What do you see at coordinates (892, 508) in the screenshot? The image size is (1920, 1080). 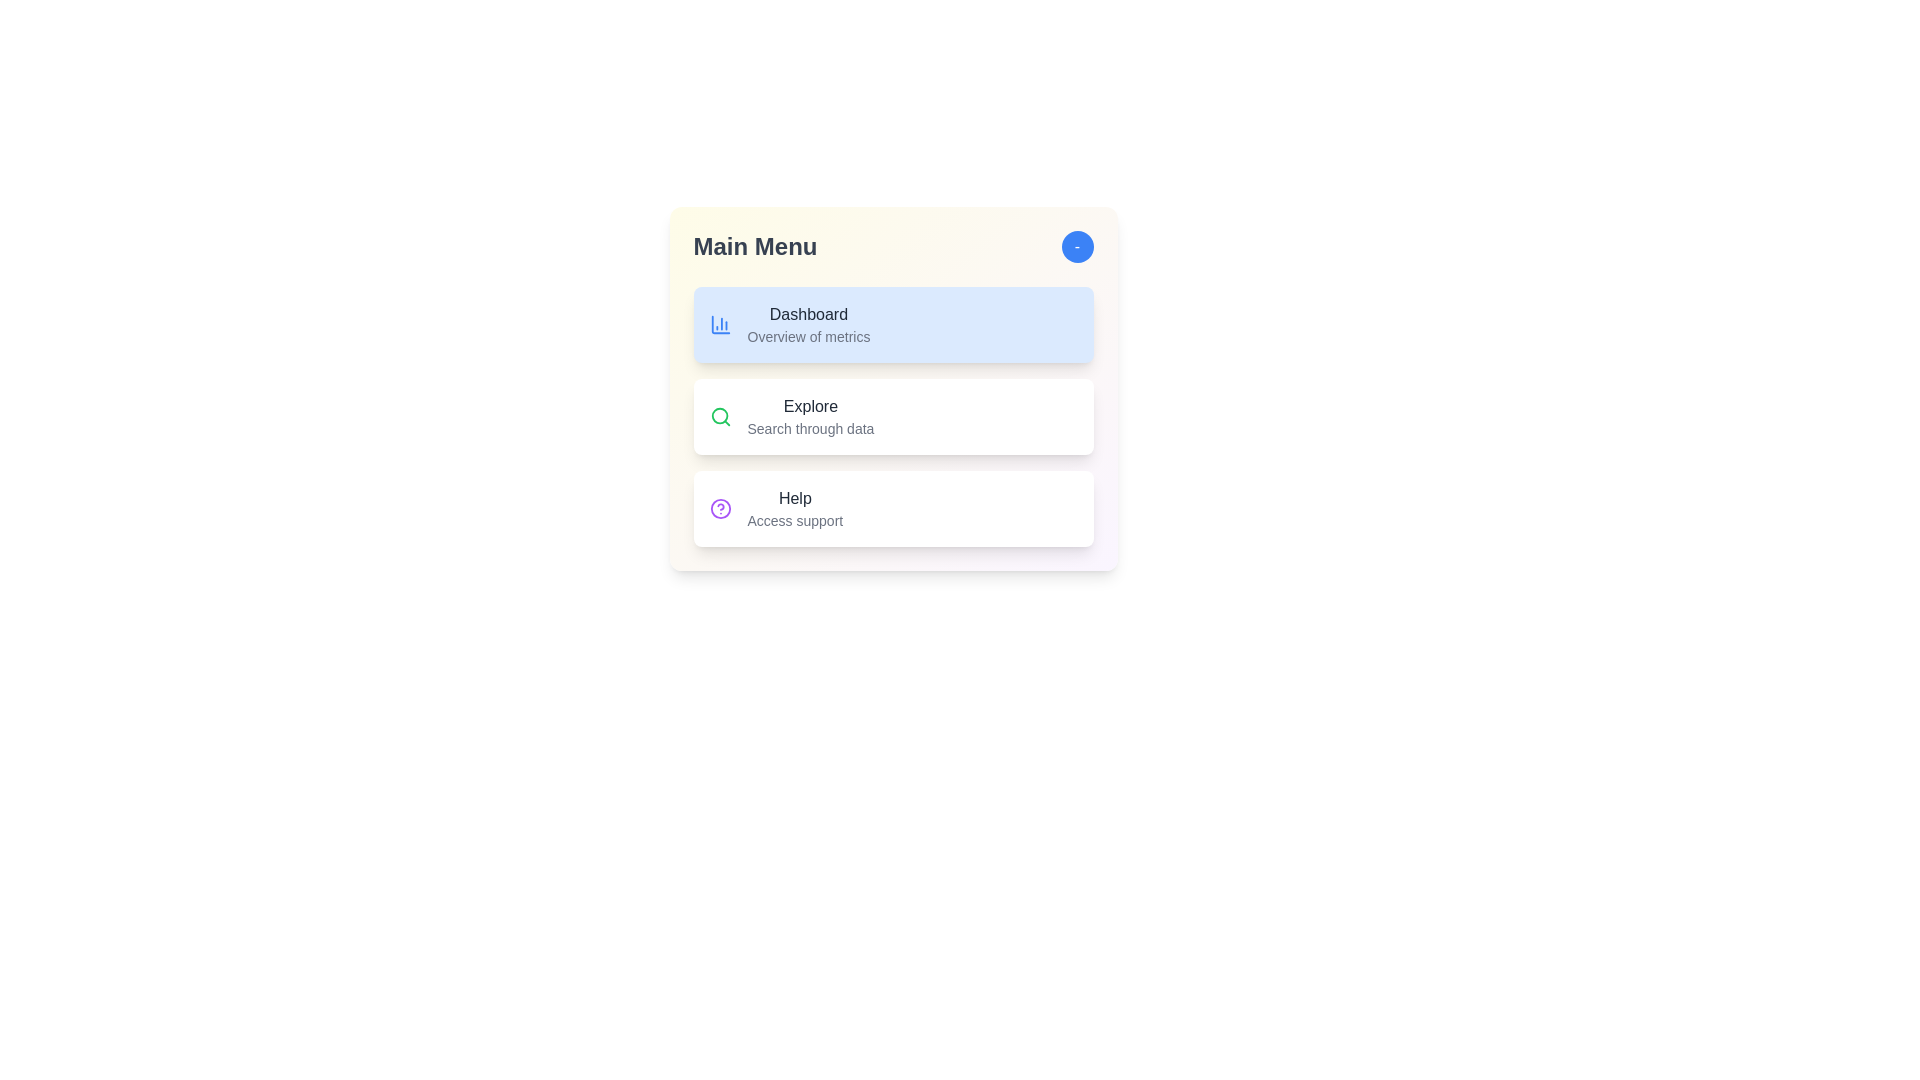 I see `the menu item Help by clicking on it` at bounding box center [892, 508].